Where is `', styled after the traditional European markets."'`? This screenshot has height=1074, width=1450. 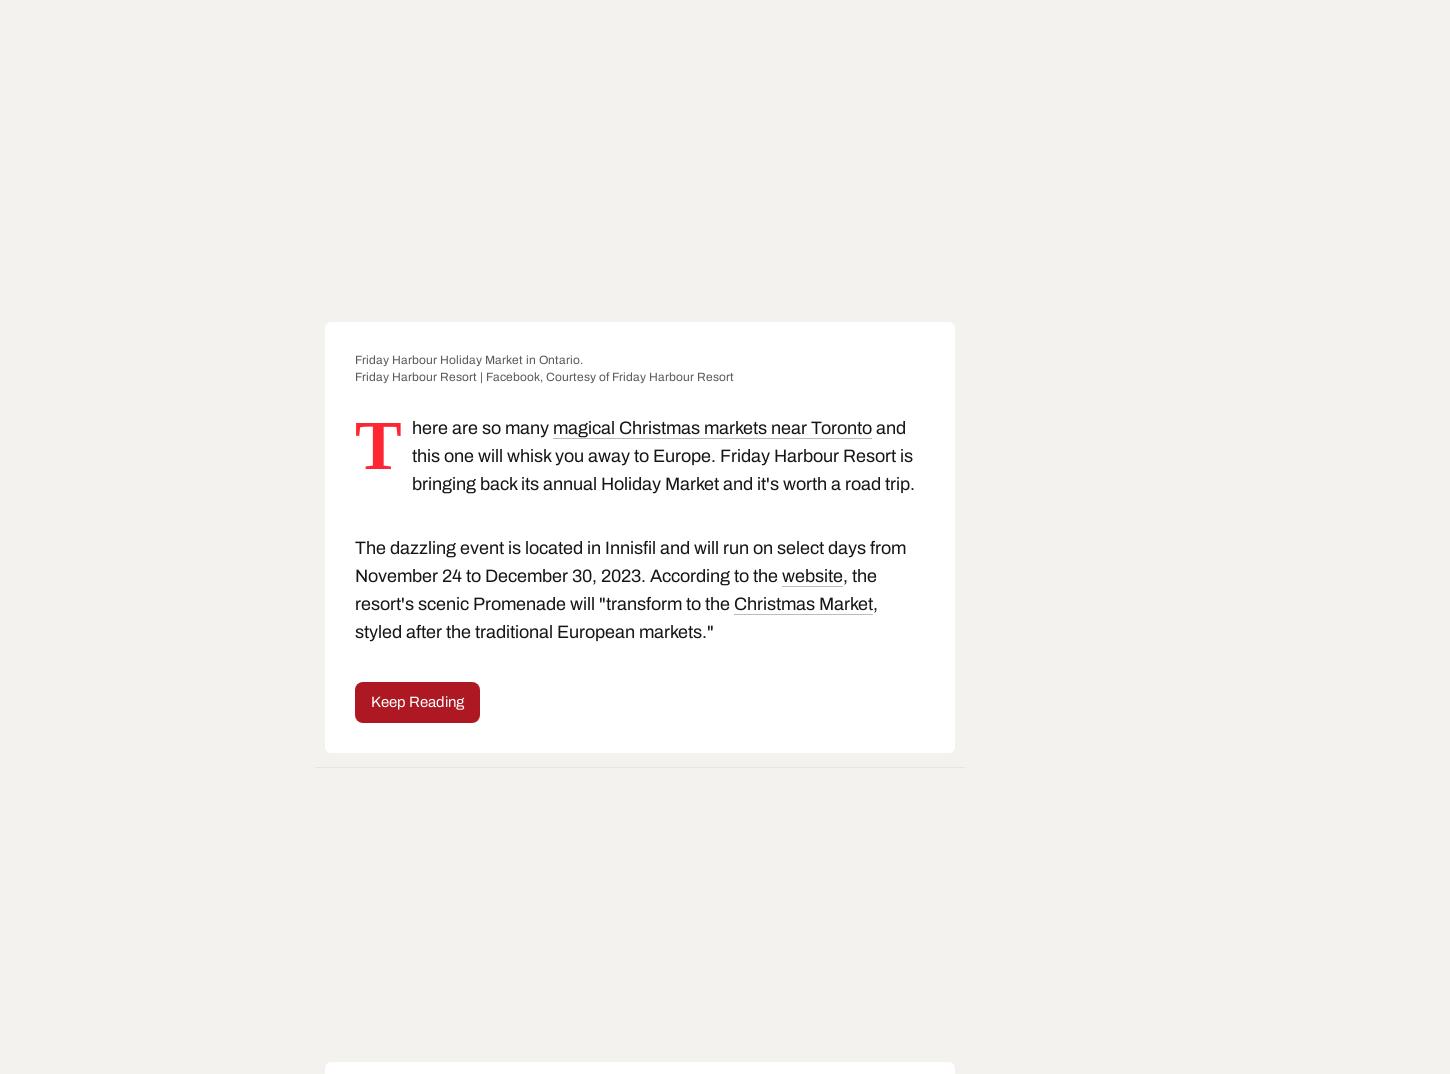 ', styled after the traditional European markets."' is located at coordinates (615, 617).